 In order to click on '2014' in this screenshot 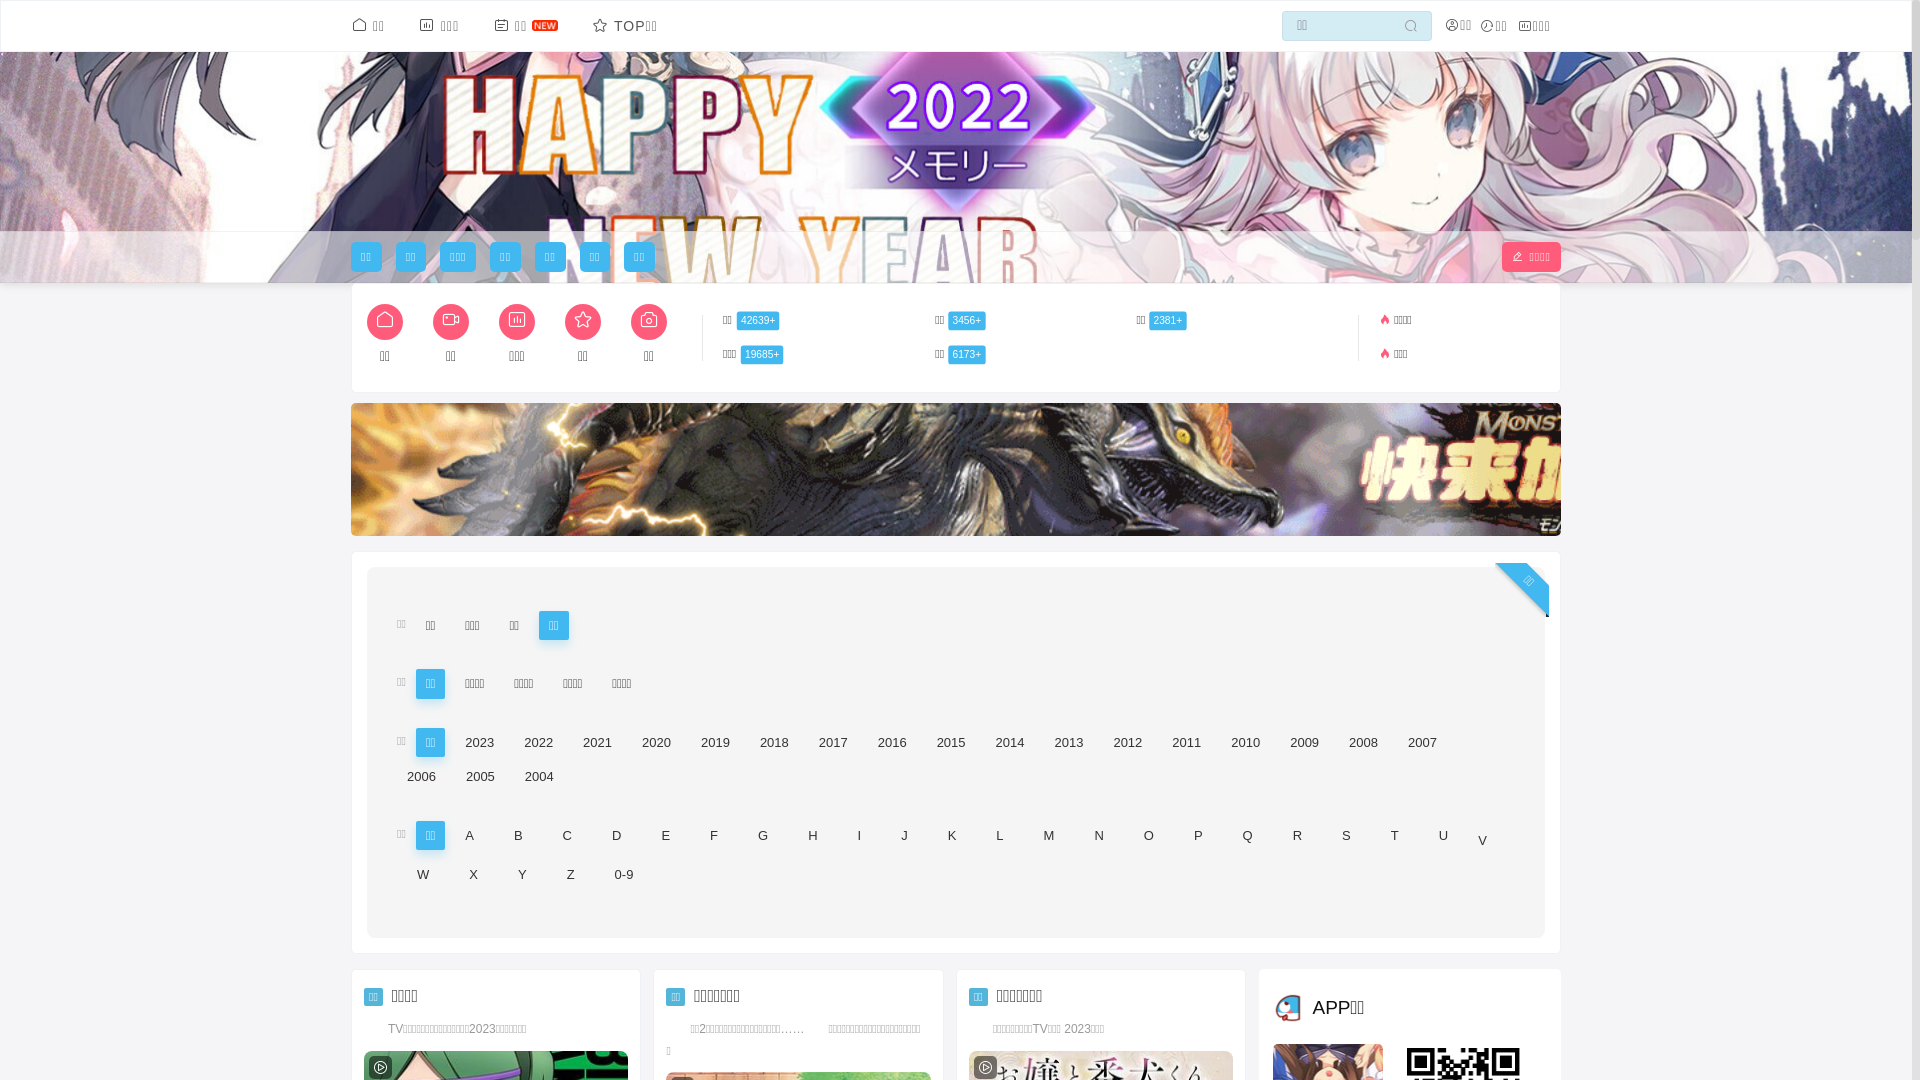, I will do `click(1010, 742)`.